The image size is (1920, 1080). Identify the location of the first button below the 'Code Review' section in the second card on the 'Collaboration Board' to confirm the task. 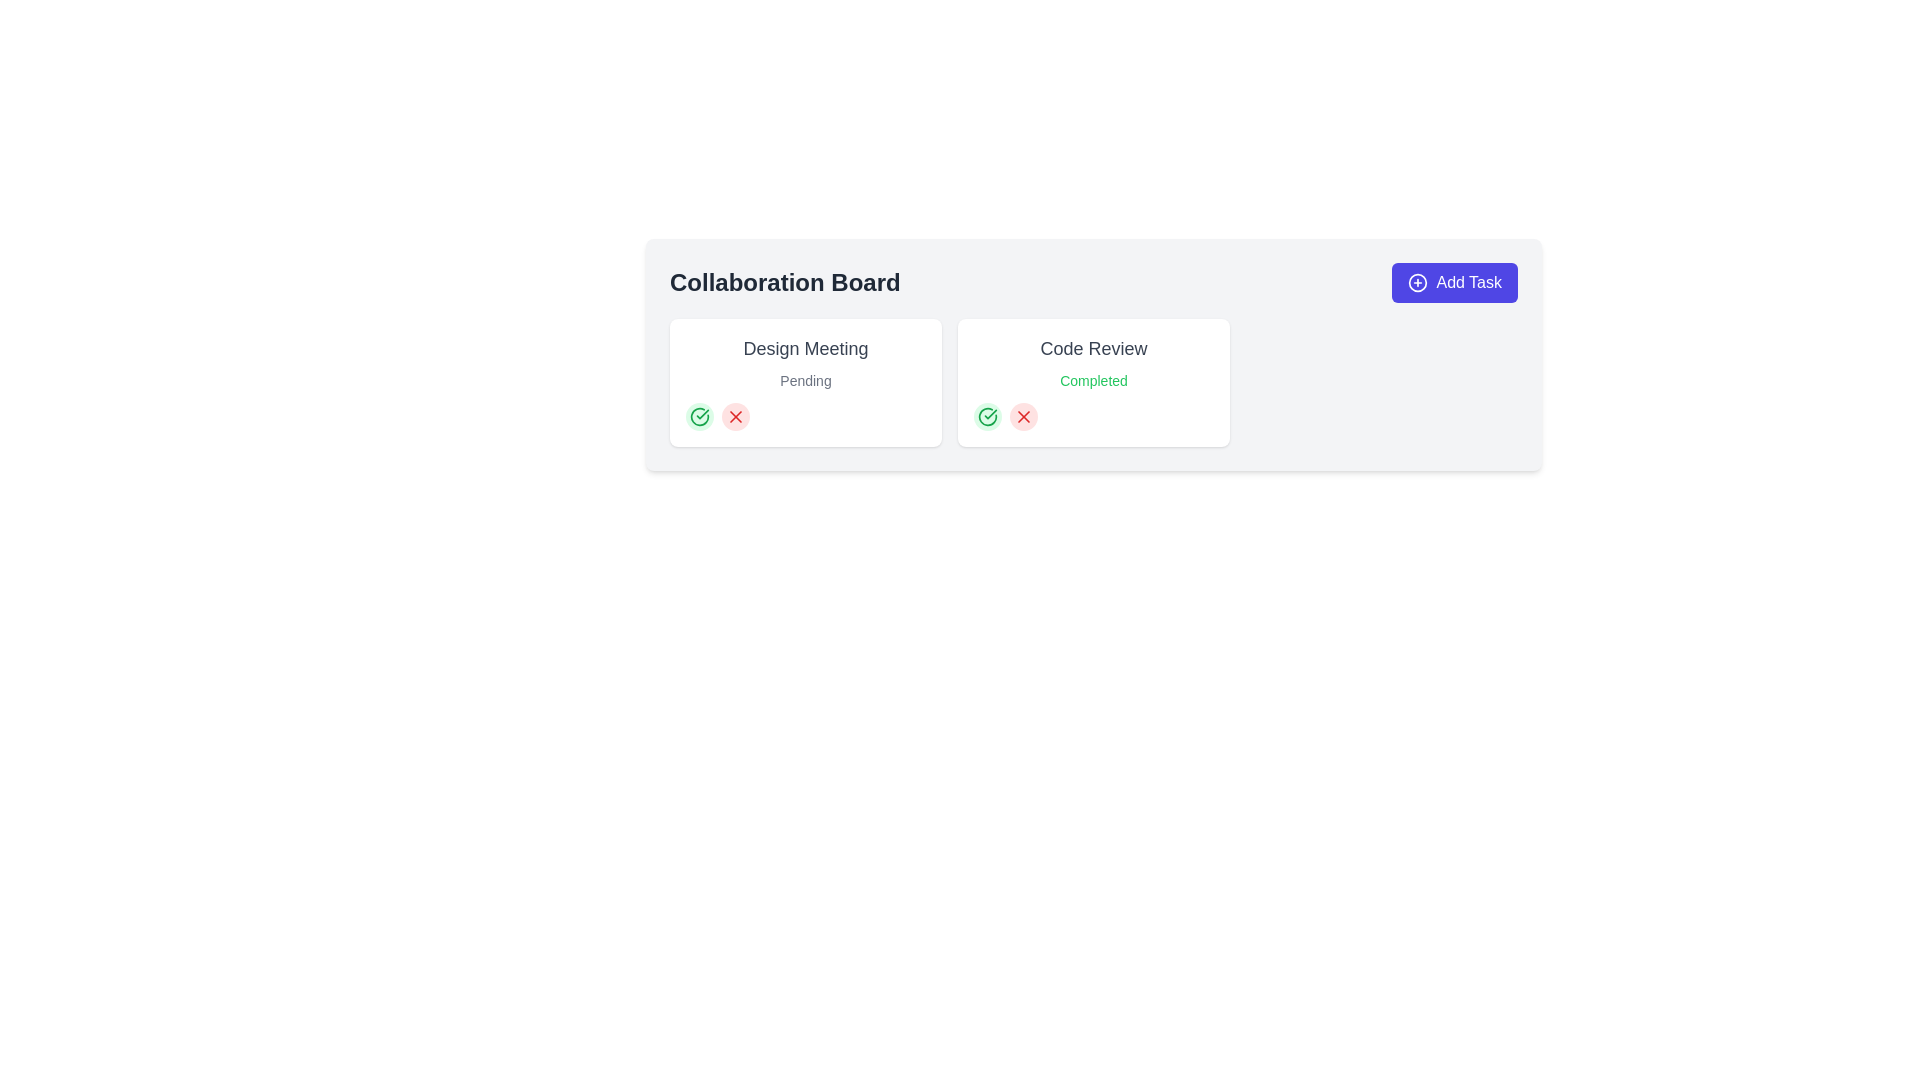
(988, 415).